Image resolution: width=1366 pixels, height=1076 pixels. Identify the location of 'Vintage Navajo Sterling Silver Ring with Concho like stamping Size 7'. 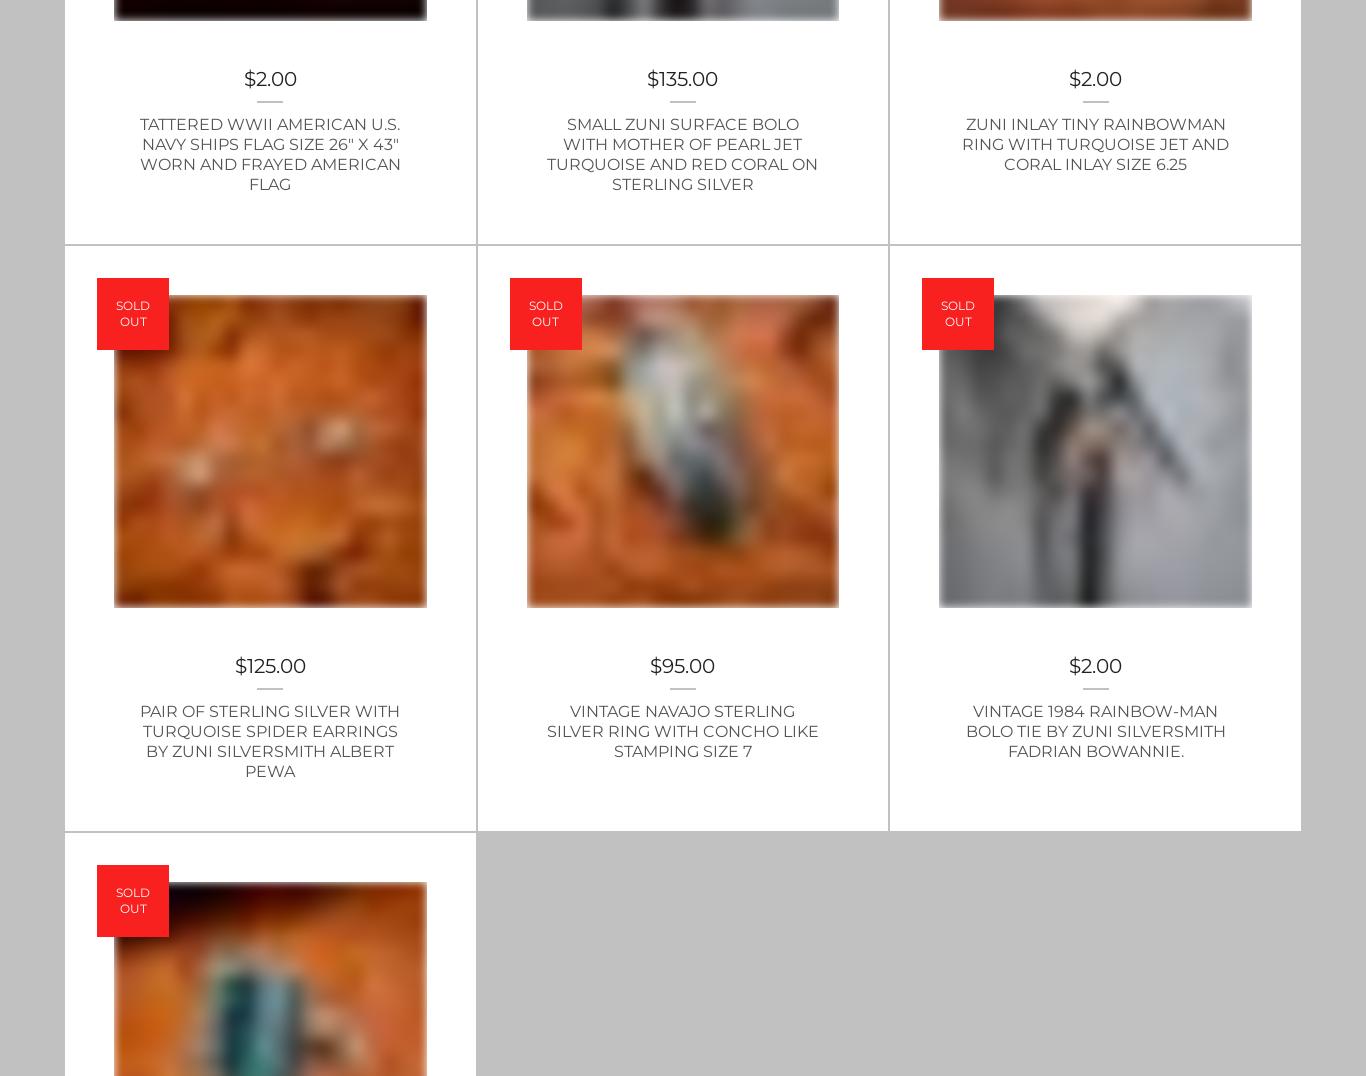
(681, 729).